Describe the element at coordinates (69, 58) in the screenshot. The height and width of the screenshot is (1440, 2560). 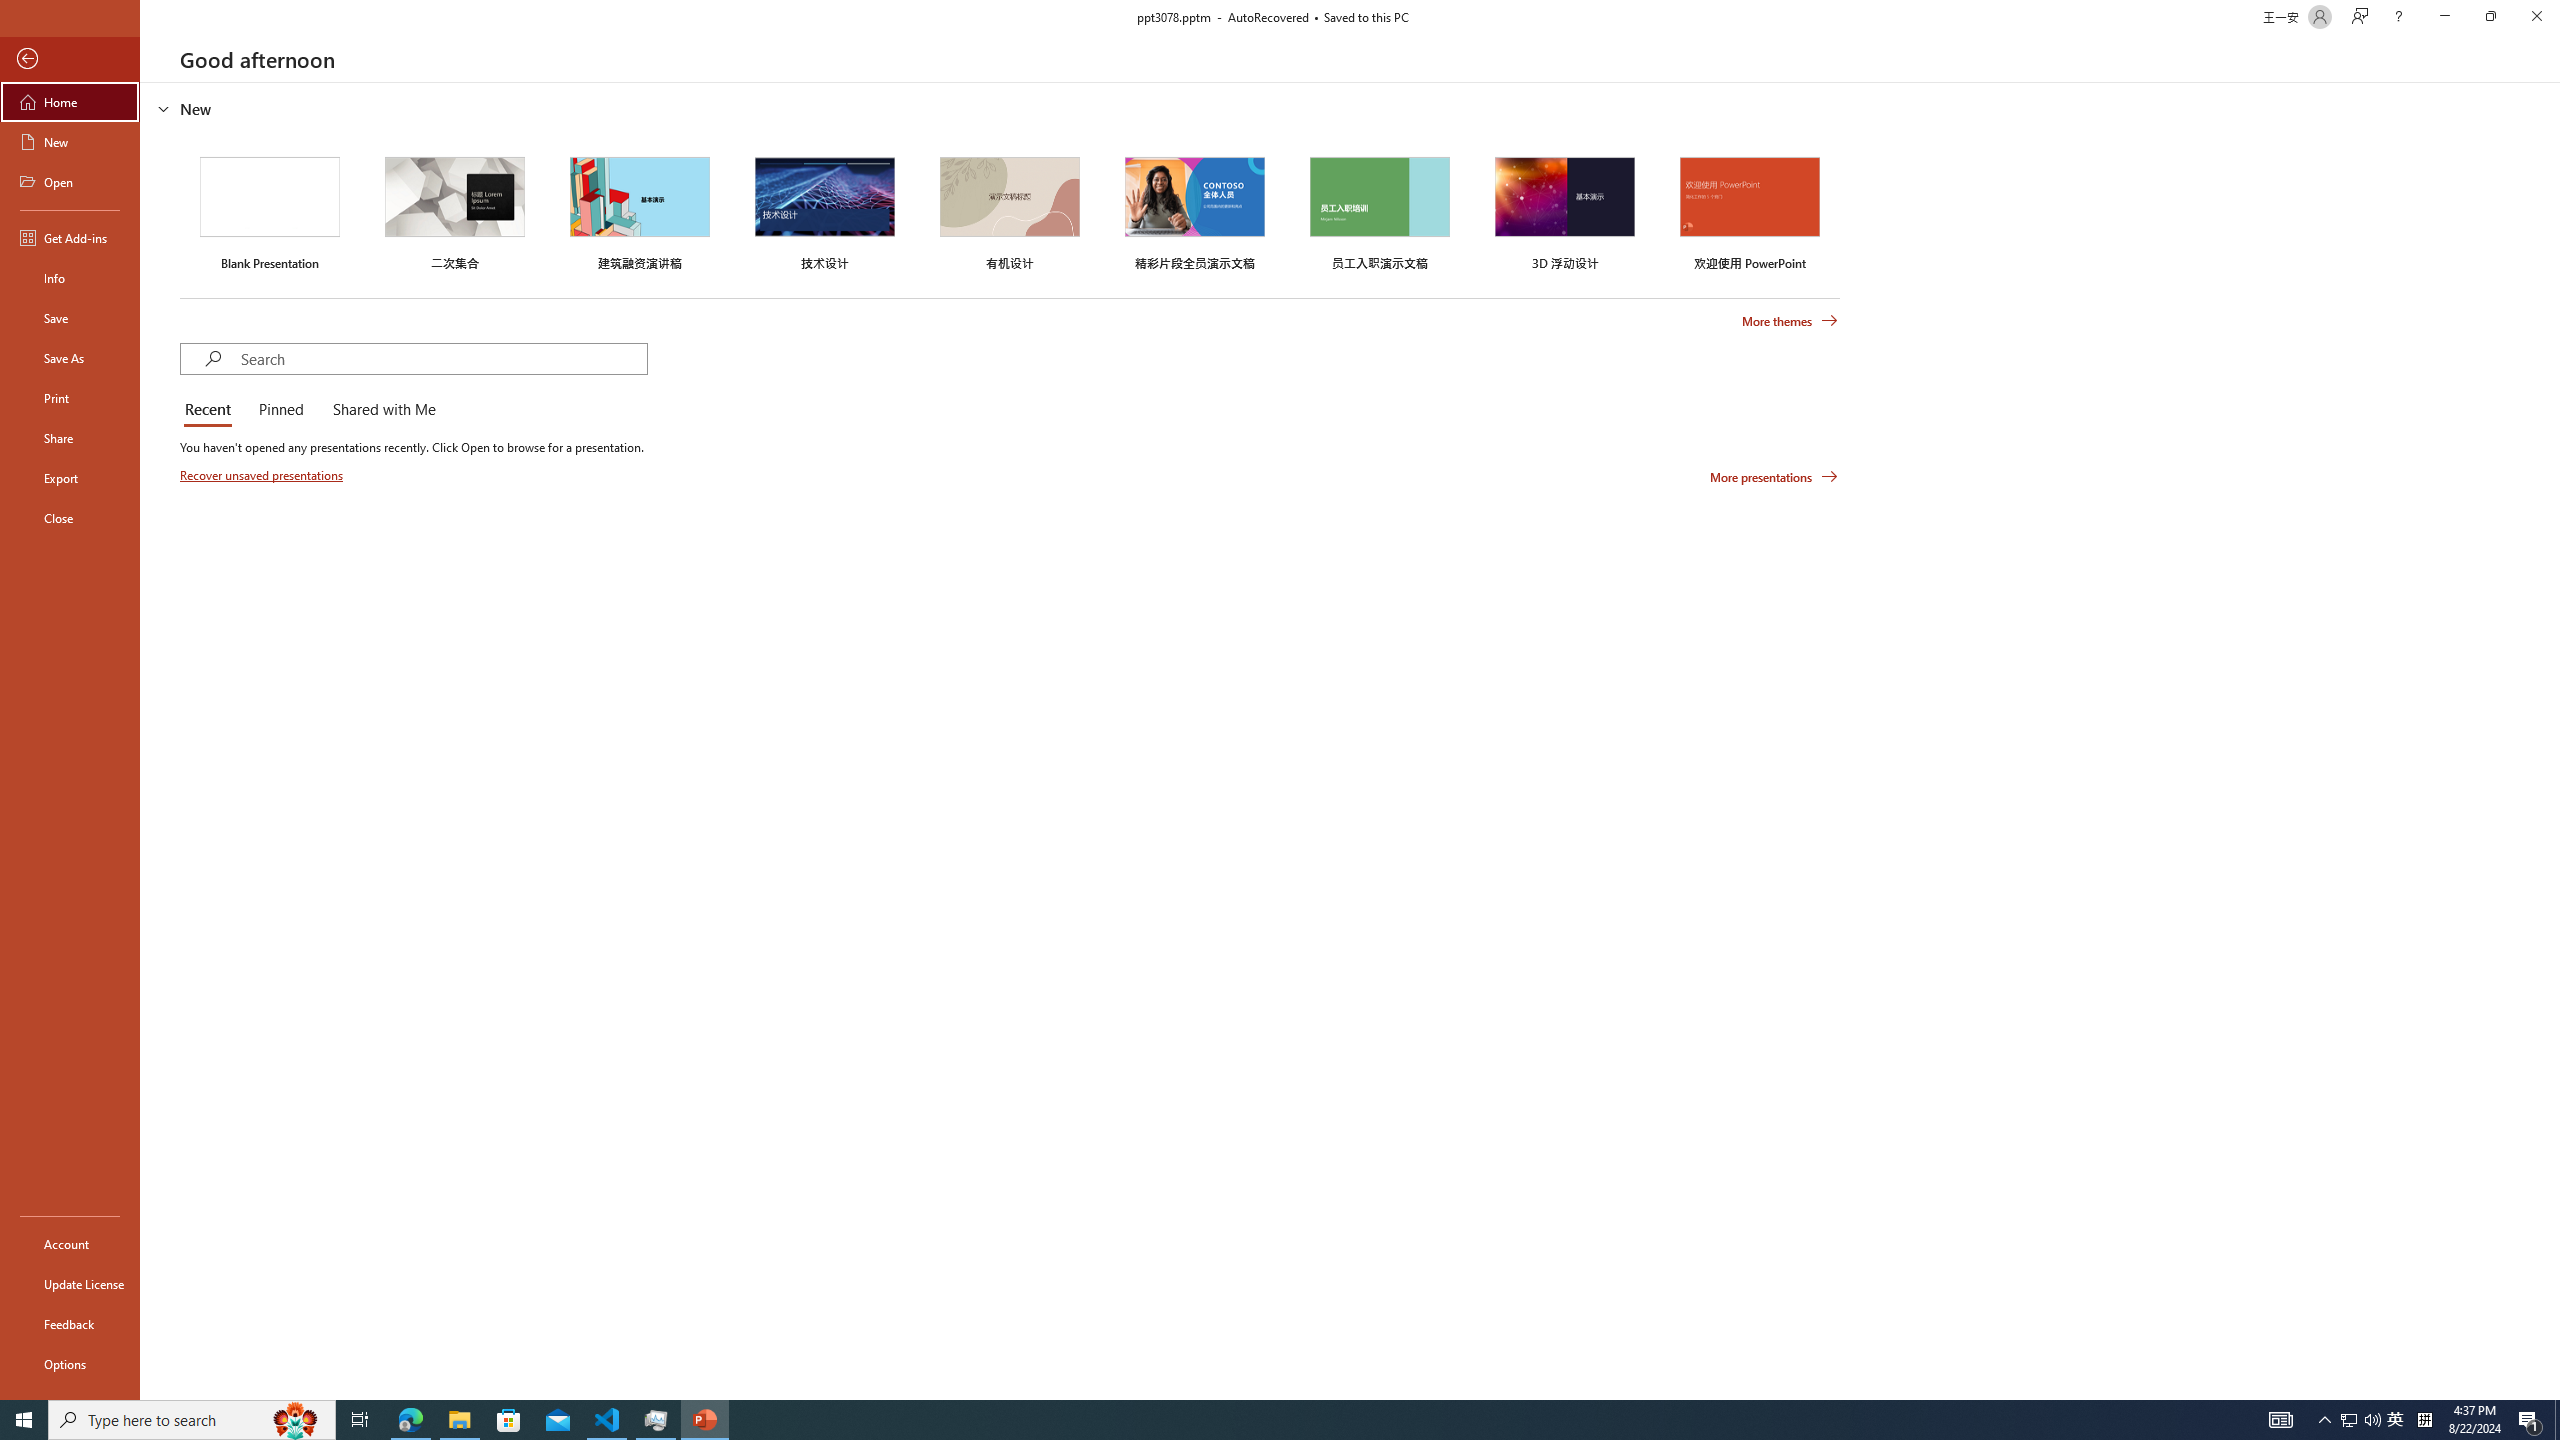
I see `'Back'` at that location.